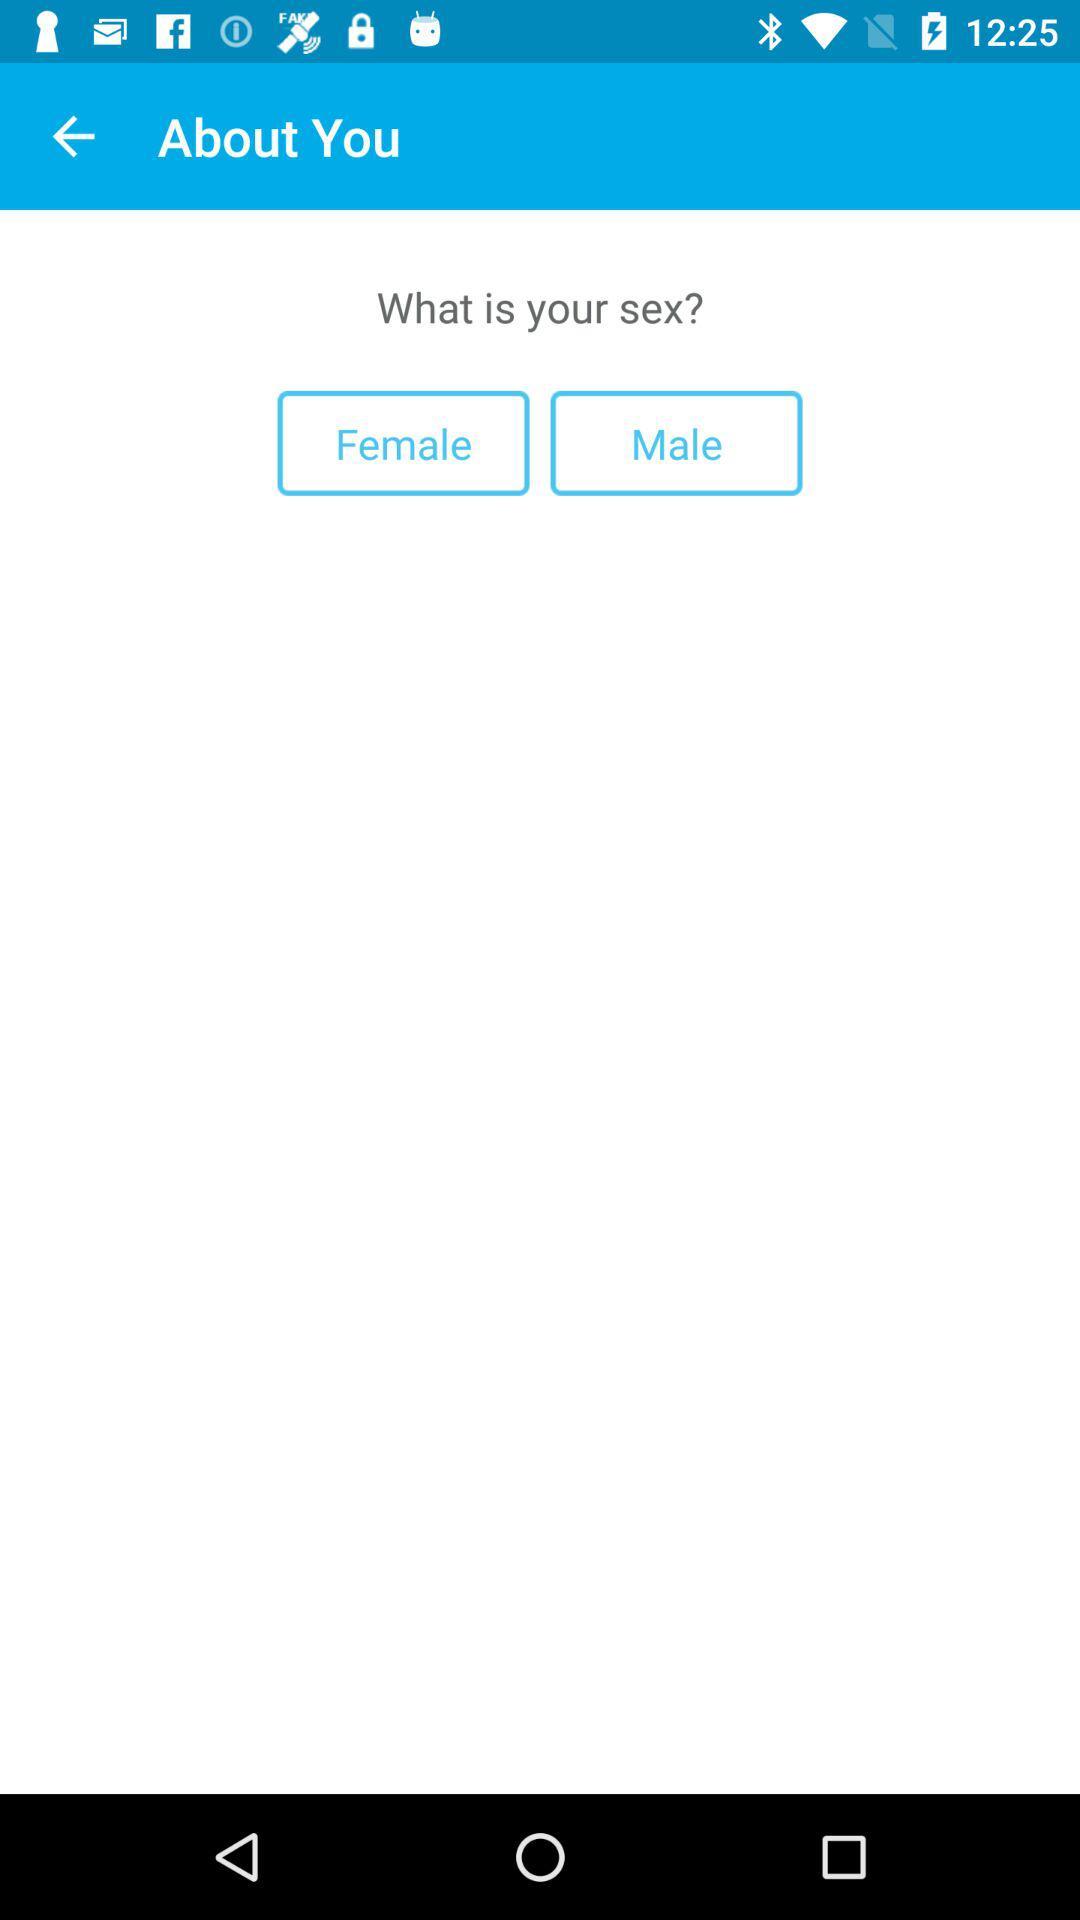 This screenshot has height=1920, width=1080. What do you see at coordinates (72, 135) in the screenshot?
I see `icon to the left of the about you app` at bounding box center [72, 135].